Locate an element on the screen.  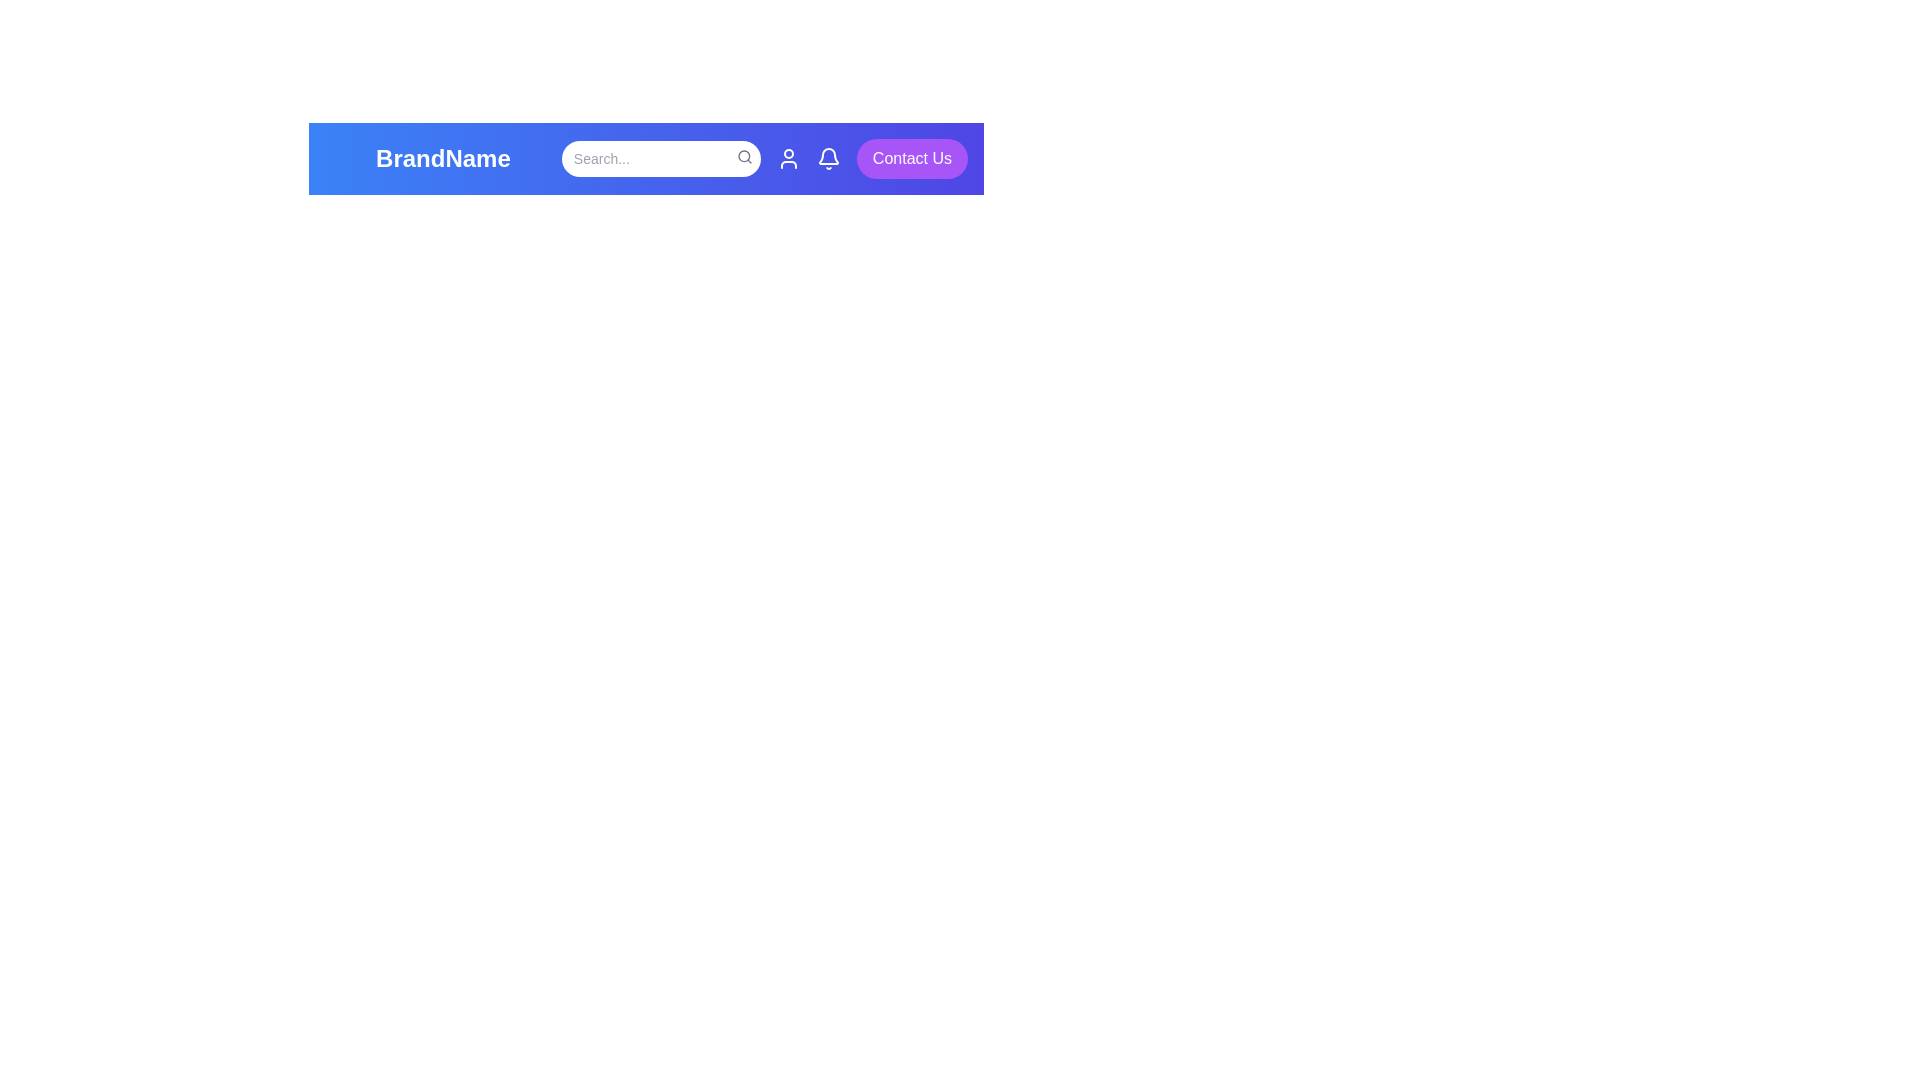
the notification bell icon is located at coordinates (828, 157).